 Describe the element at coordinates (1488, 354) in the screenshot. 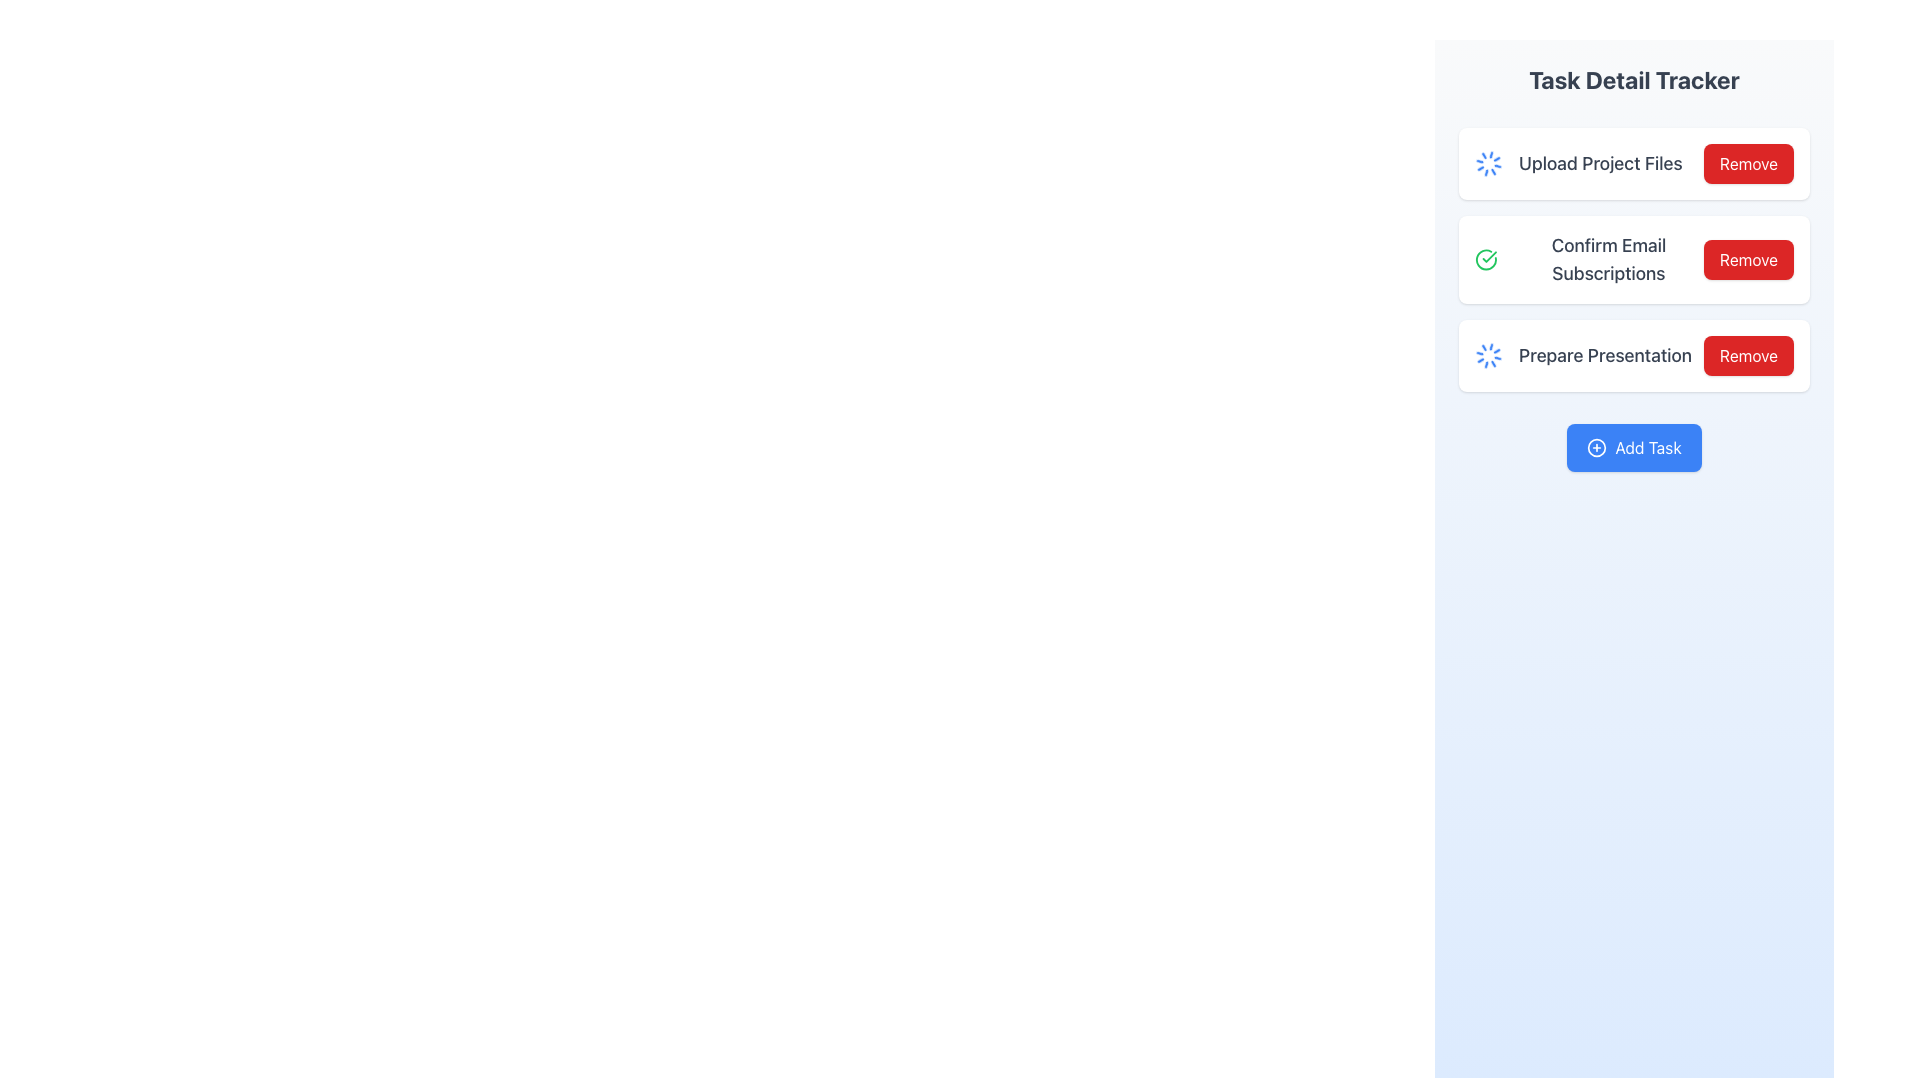

I see `the animated visual loader icon indicating the processing status of the 'Prepare Presentation' task, located to the left of the task label` at that location.